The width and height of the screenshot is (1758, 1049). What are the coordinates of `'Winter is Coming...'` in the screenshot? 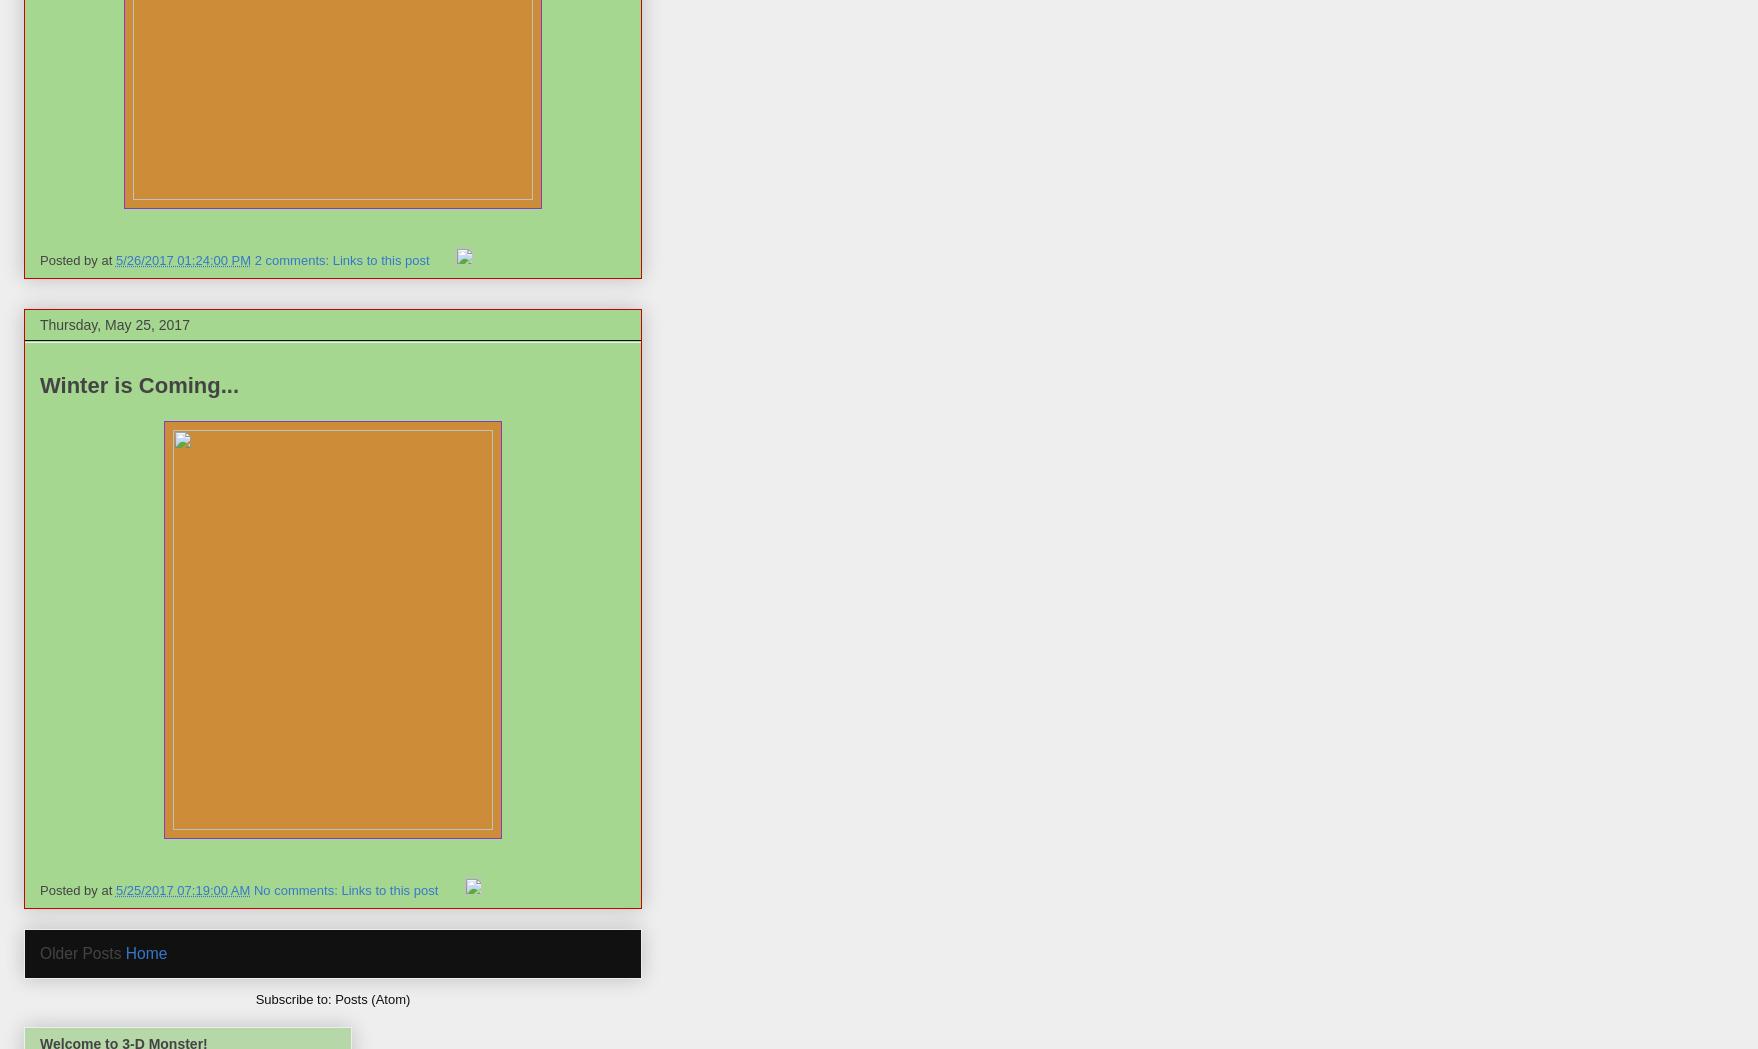 It's located at (139, 384).